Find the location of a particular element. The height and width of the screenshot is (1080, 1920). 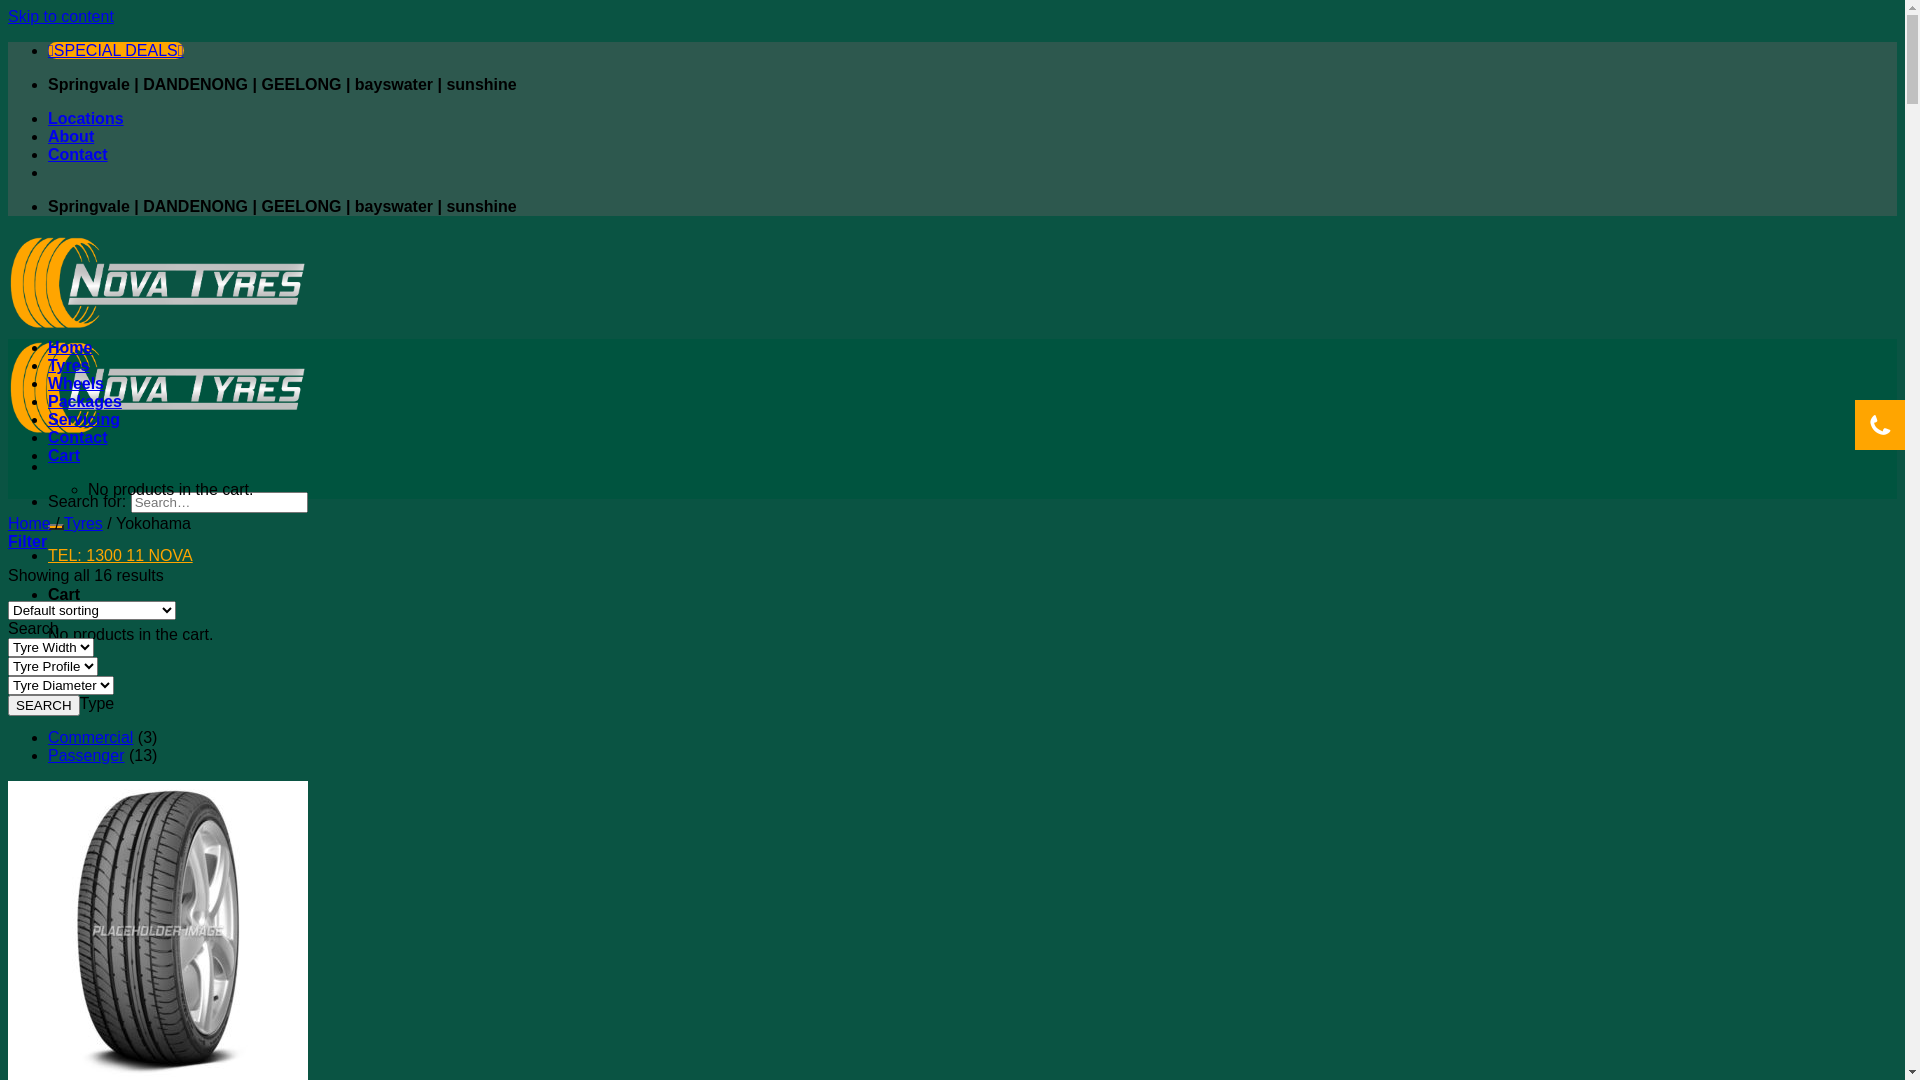

'Skip to content' is located at coordinates (61, 16).